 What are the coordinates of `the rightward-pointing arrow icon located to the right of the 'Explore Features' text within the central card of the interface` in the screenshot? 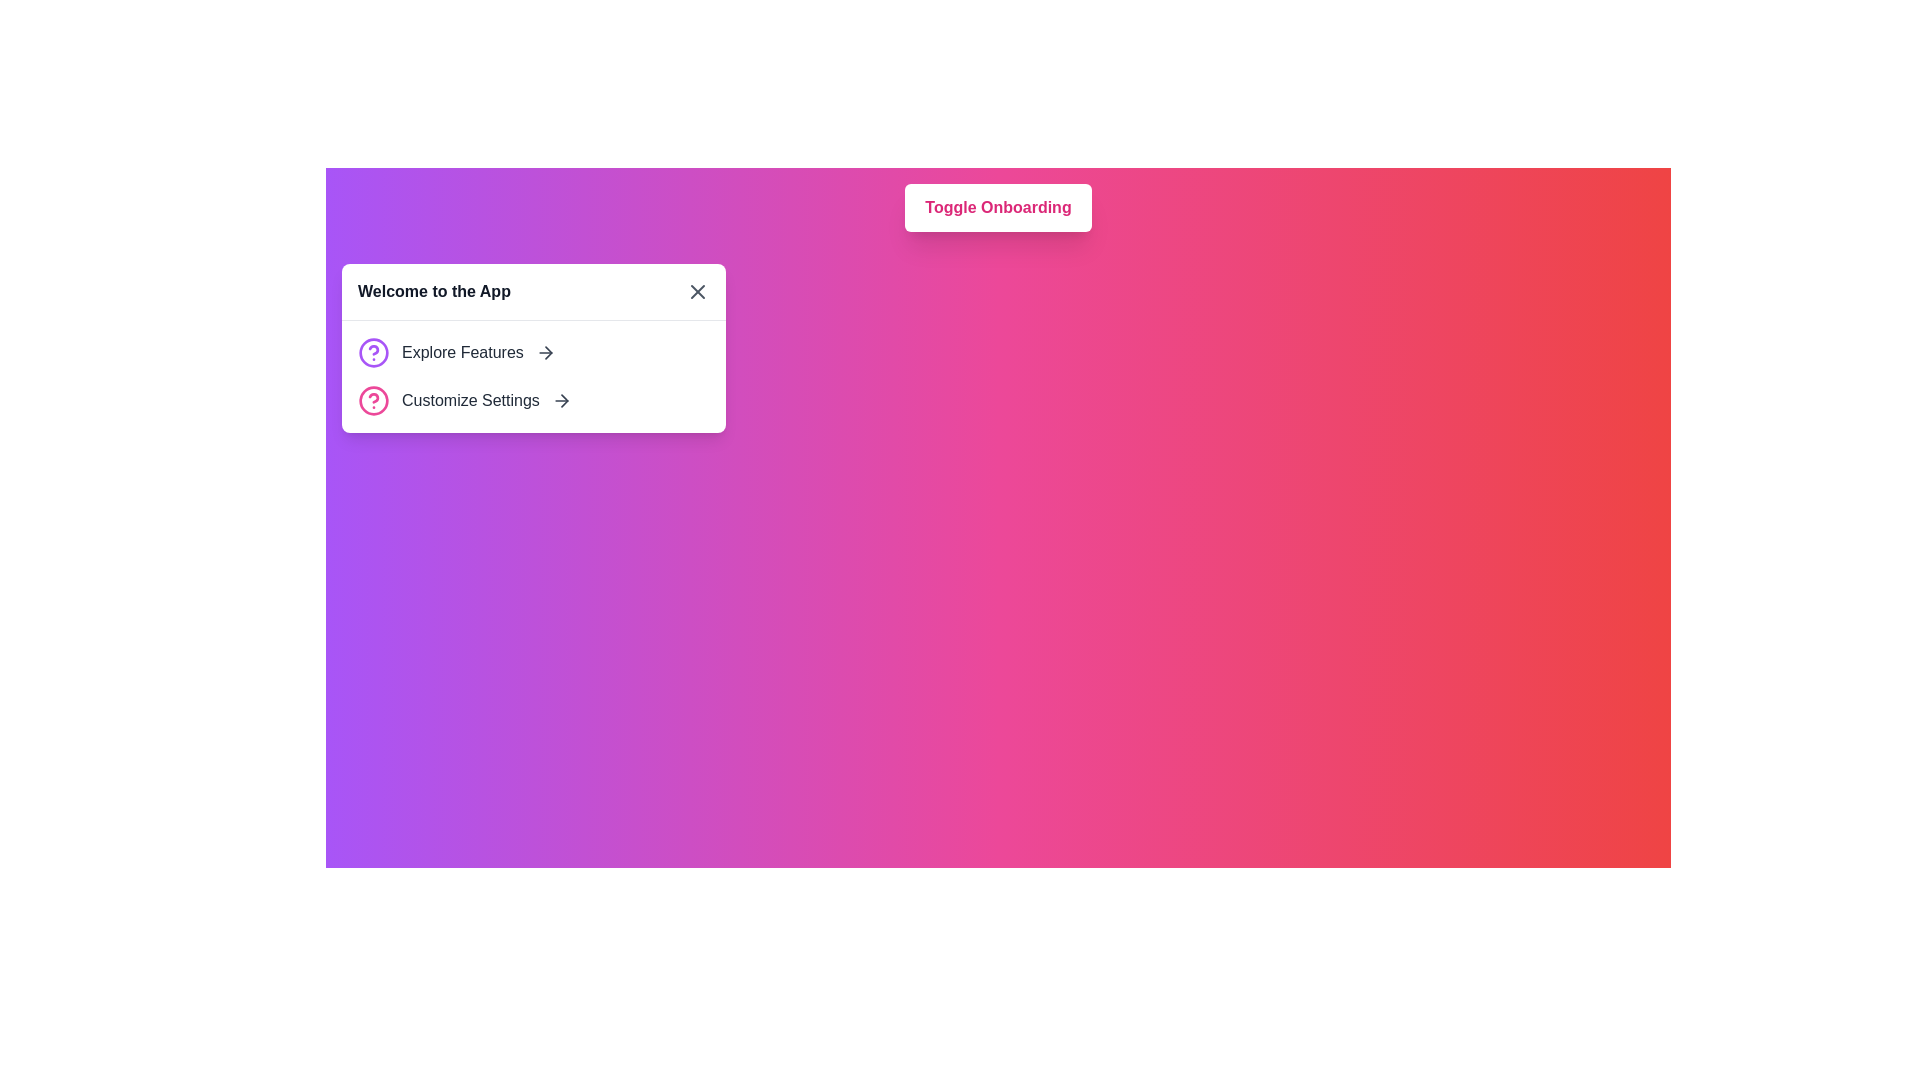 It's located at (545, 352).